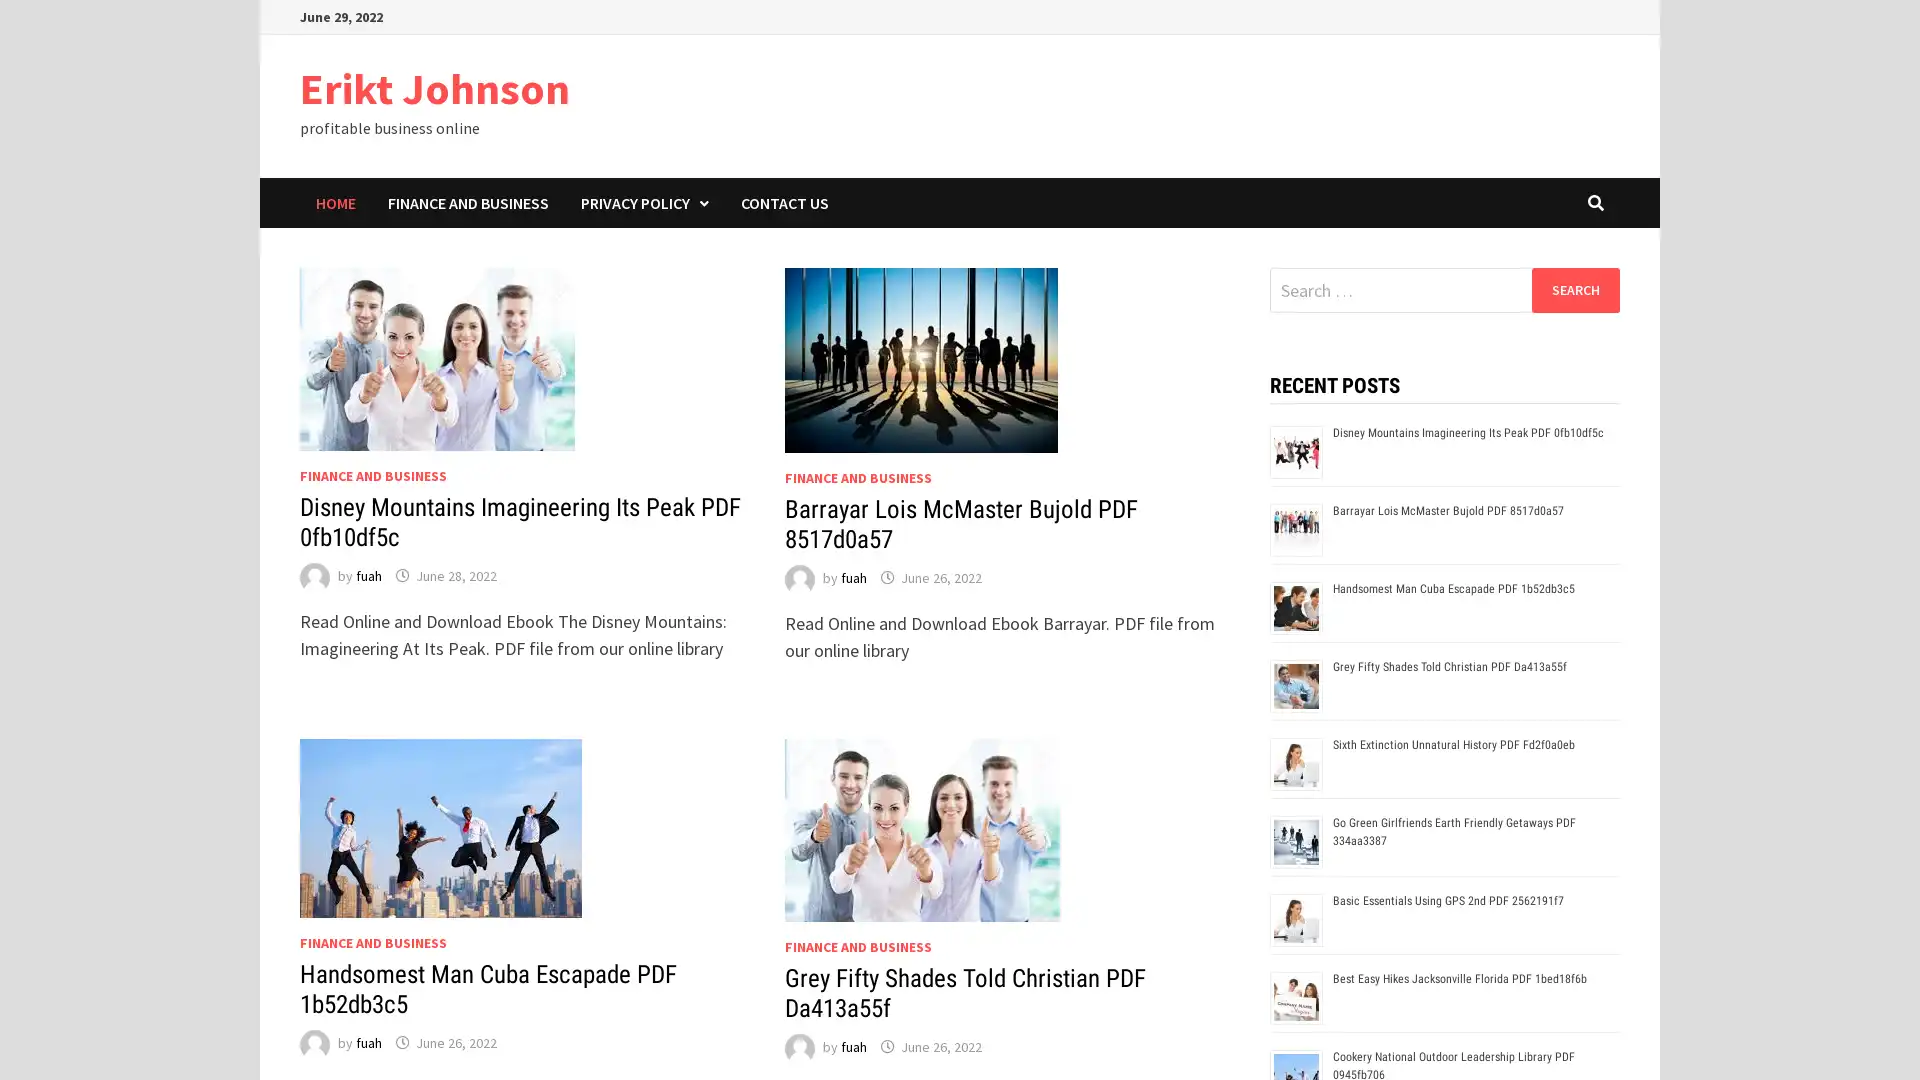 The image size is (1920, 1080). What do you see at coordinates (1574, 289) in the screenshot?
I see `Search` at bounding box center [1574, 289].